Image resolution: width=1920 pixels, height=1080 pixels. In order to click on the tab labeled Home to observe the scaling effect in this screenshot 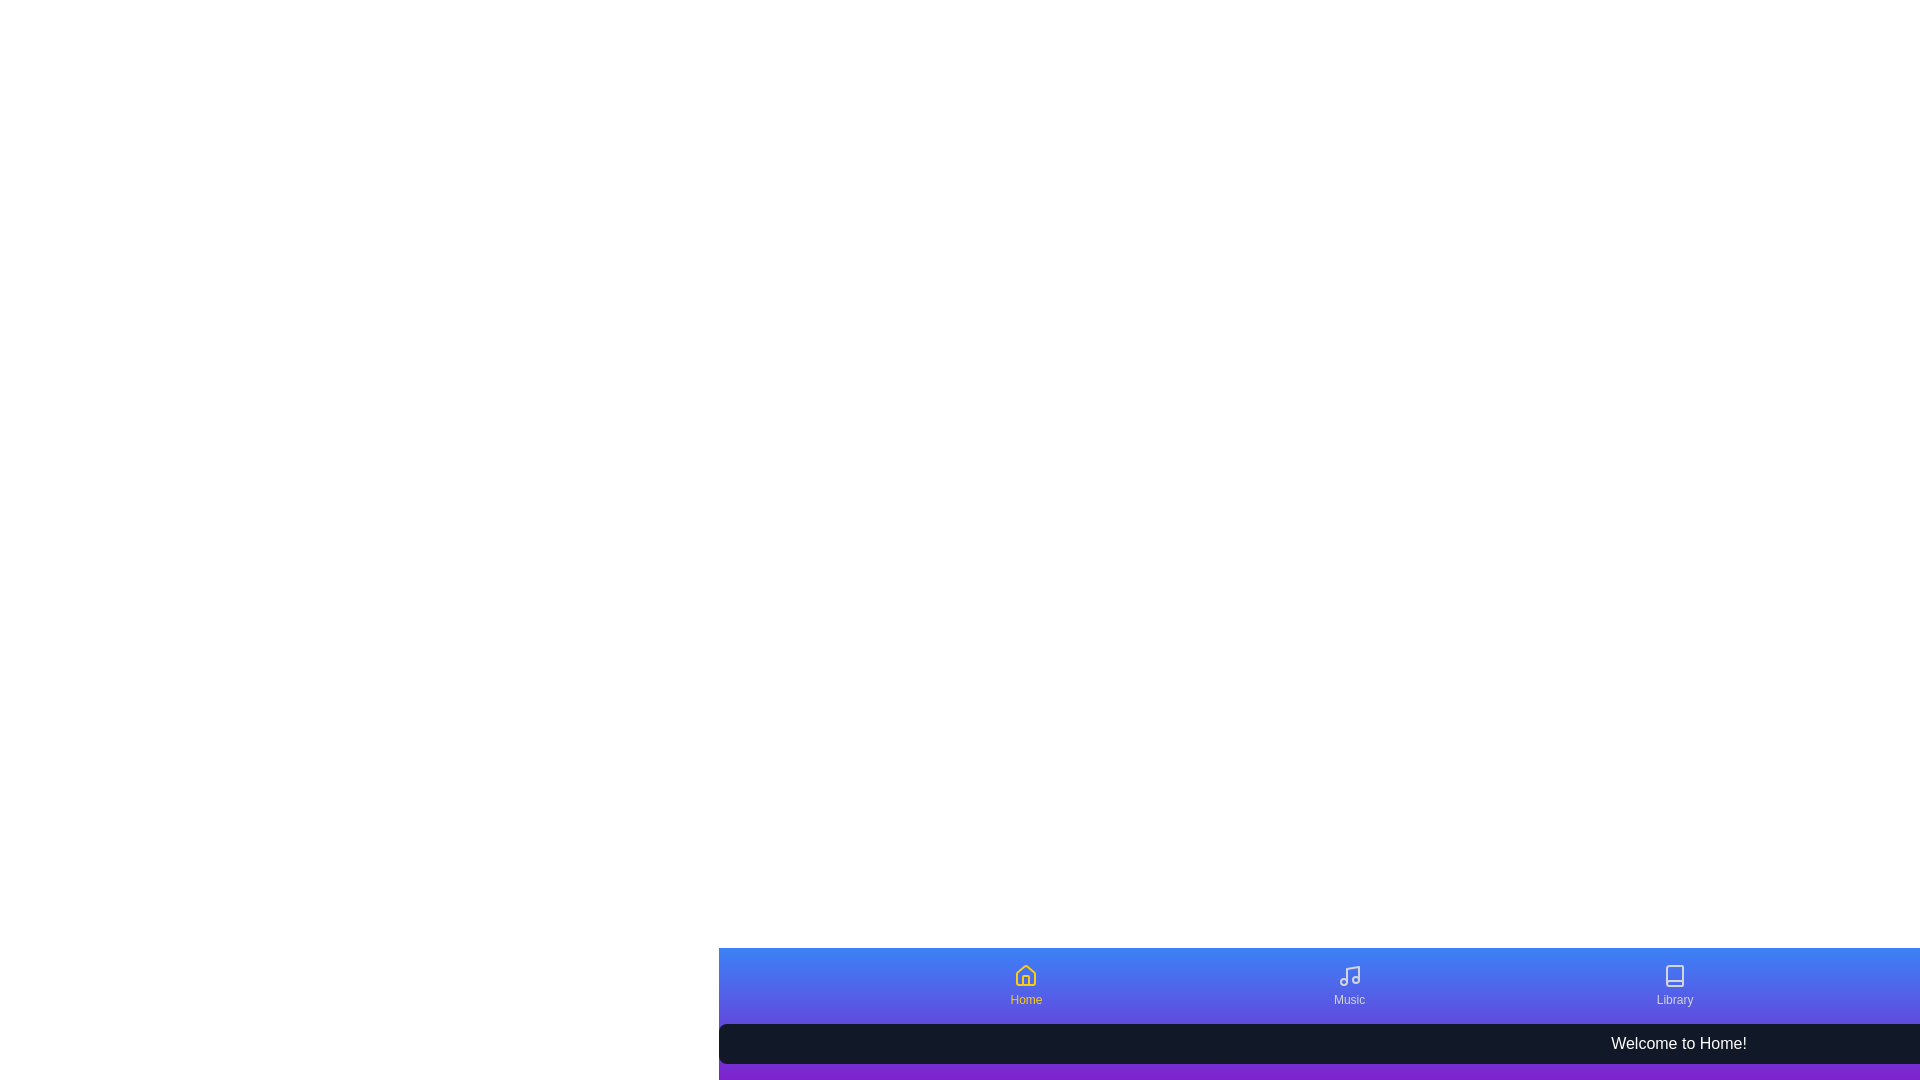, I will do `click(1026, 985)`.